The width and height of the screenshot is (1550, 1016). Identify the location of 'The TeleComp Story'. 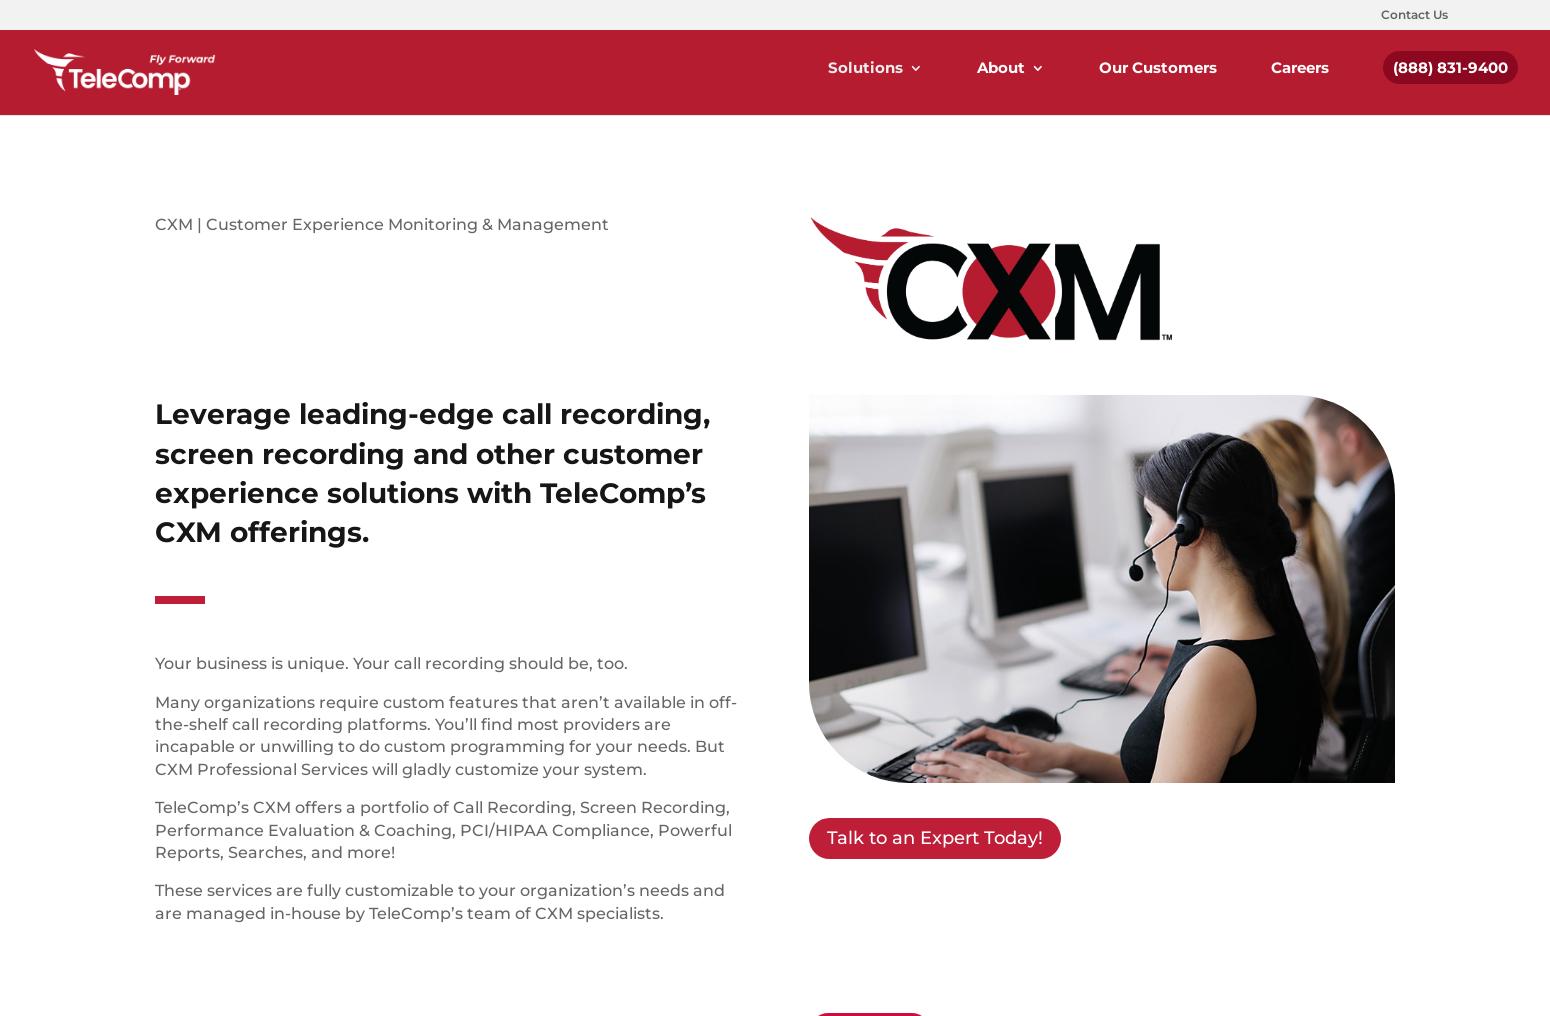
(1086, 173).